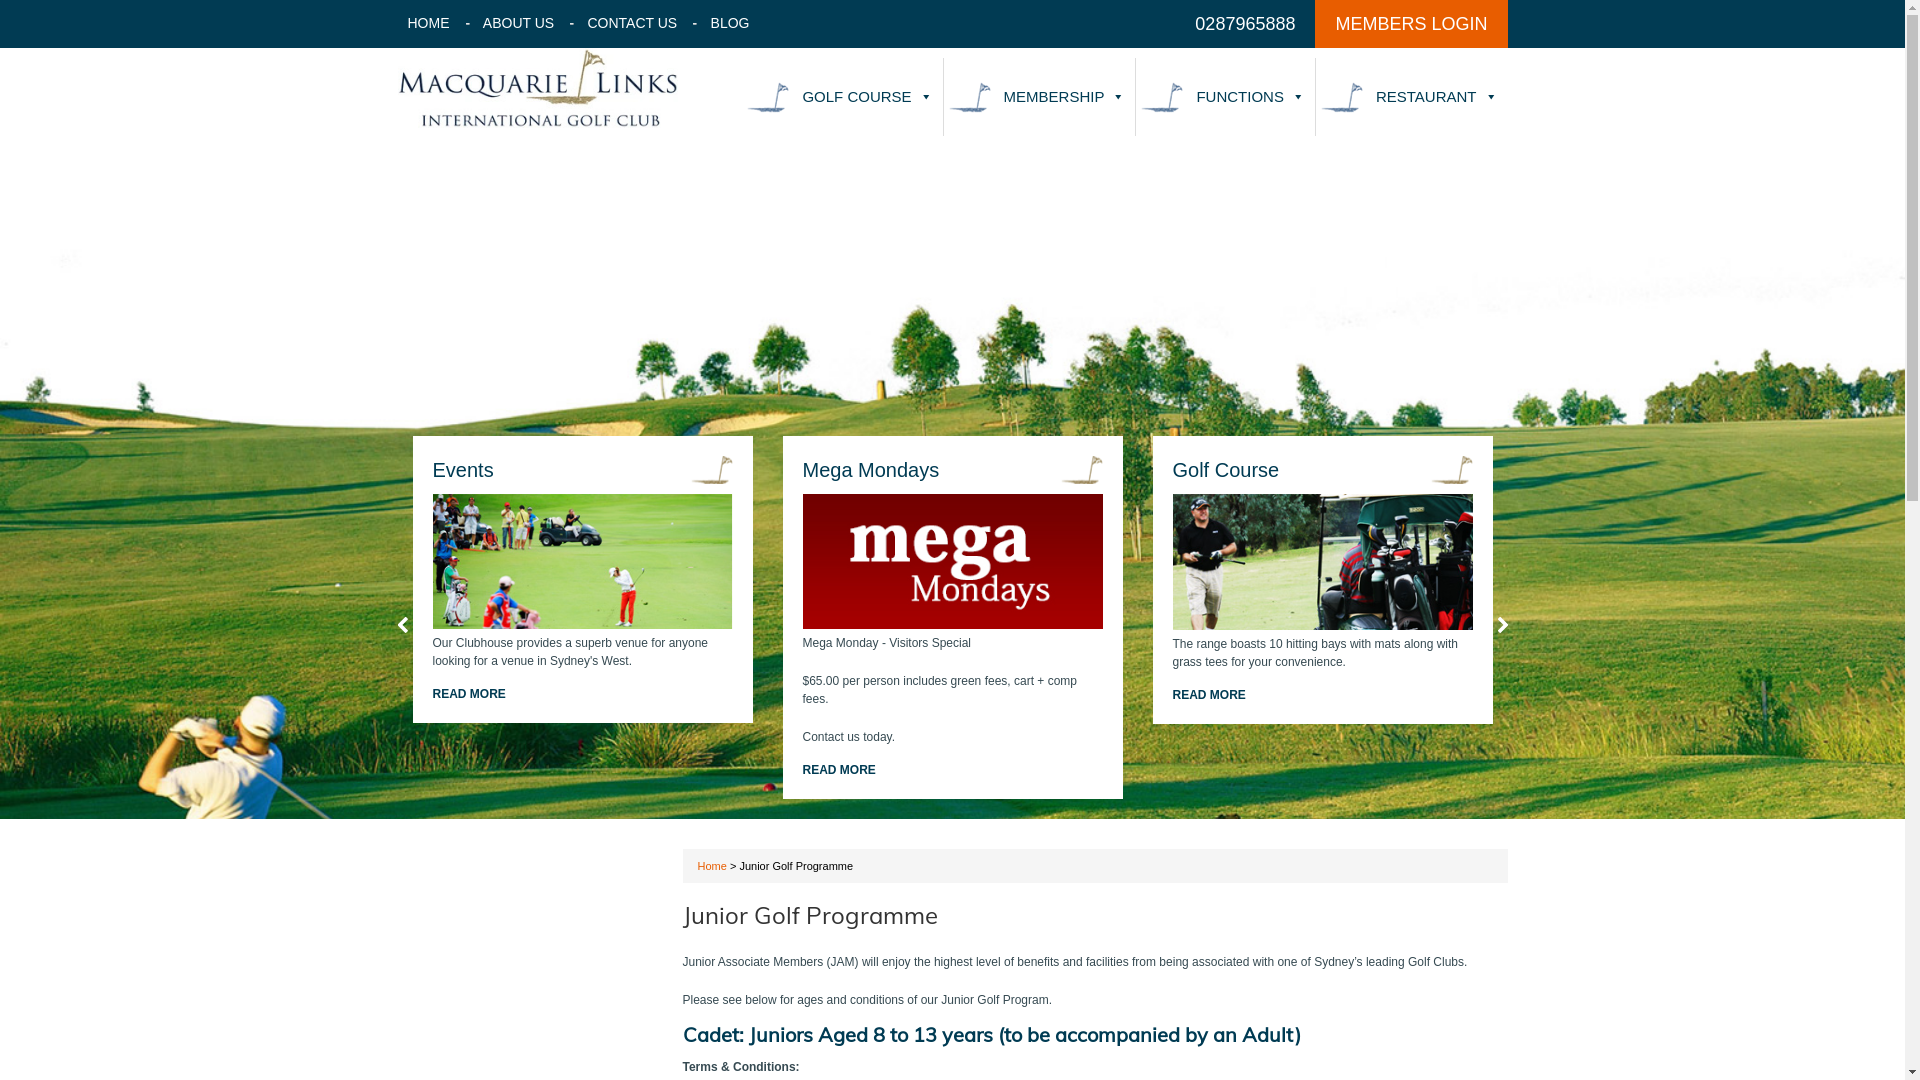 This screenshot has width=1920, height=1080. What do you see at coordinates (632, 23) in the screenshot?
I see `'CONTACT US'` at bounding box center [632, 23].